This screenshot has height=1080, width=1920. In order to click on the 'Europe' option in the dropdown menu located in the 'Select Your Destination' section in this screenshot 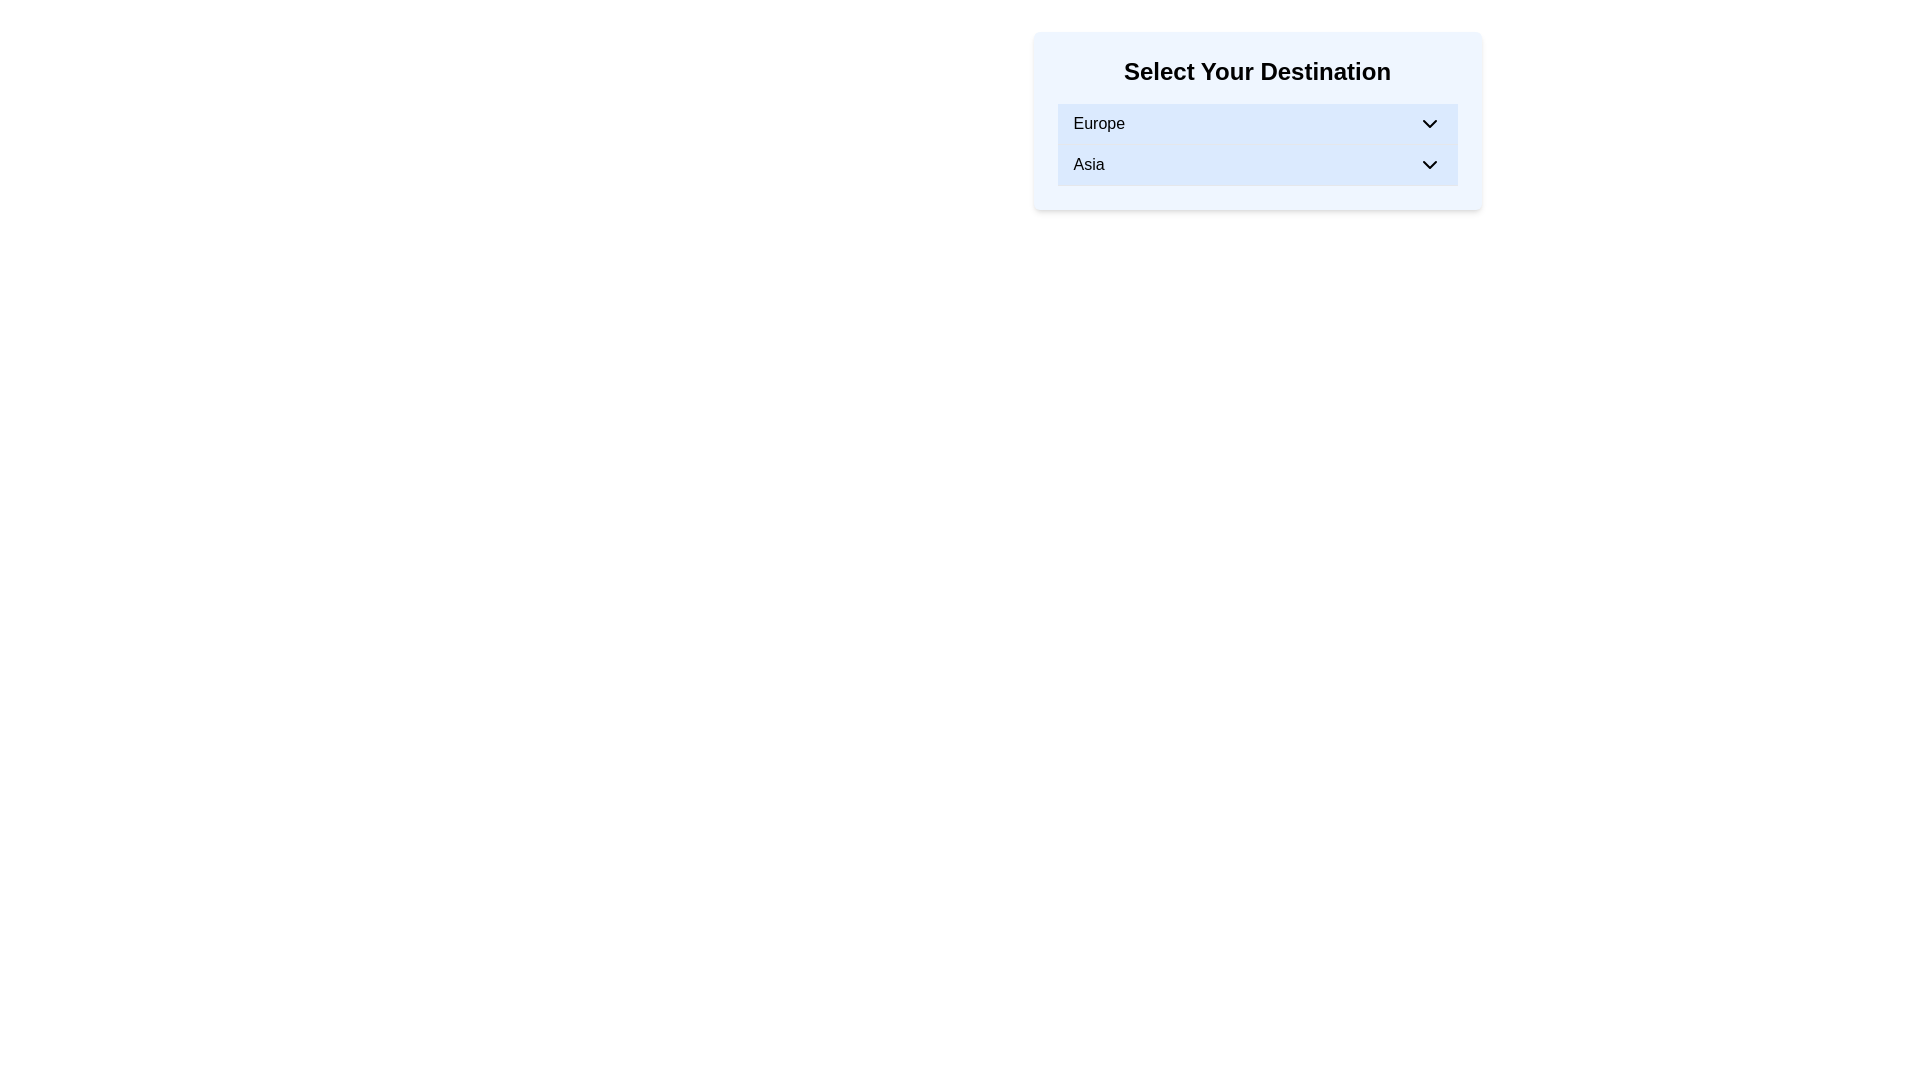, I will do `click(1256, 123)`.